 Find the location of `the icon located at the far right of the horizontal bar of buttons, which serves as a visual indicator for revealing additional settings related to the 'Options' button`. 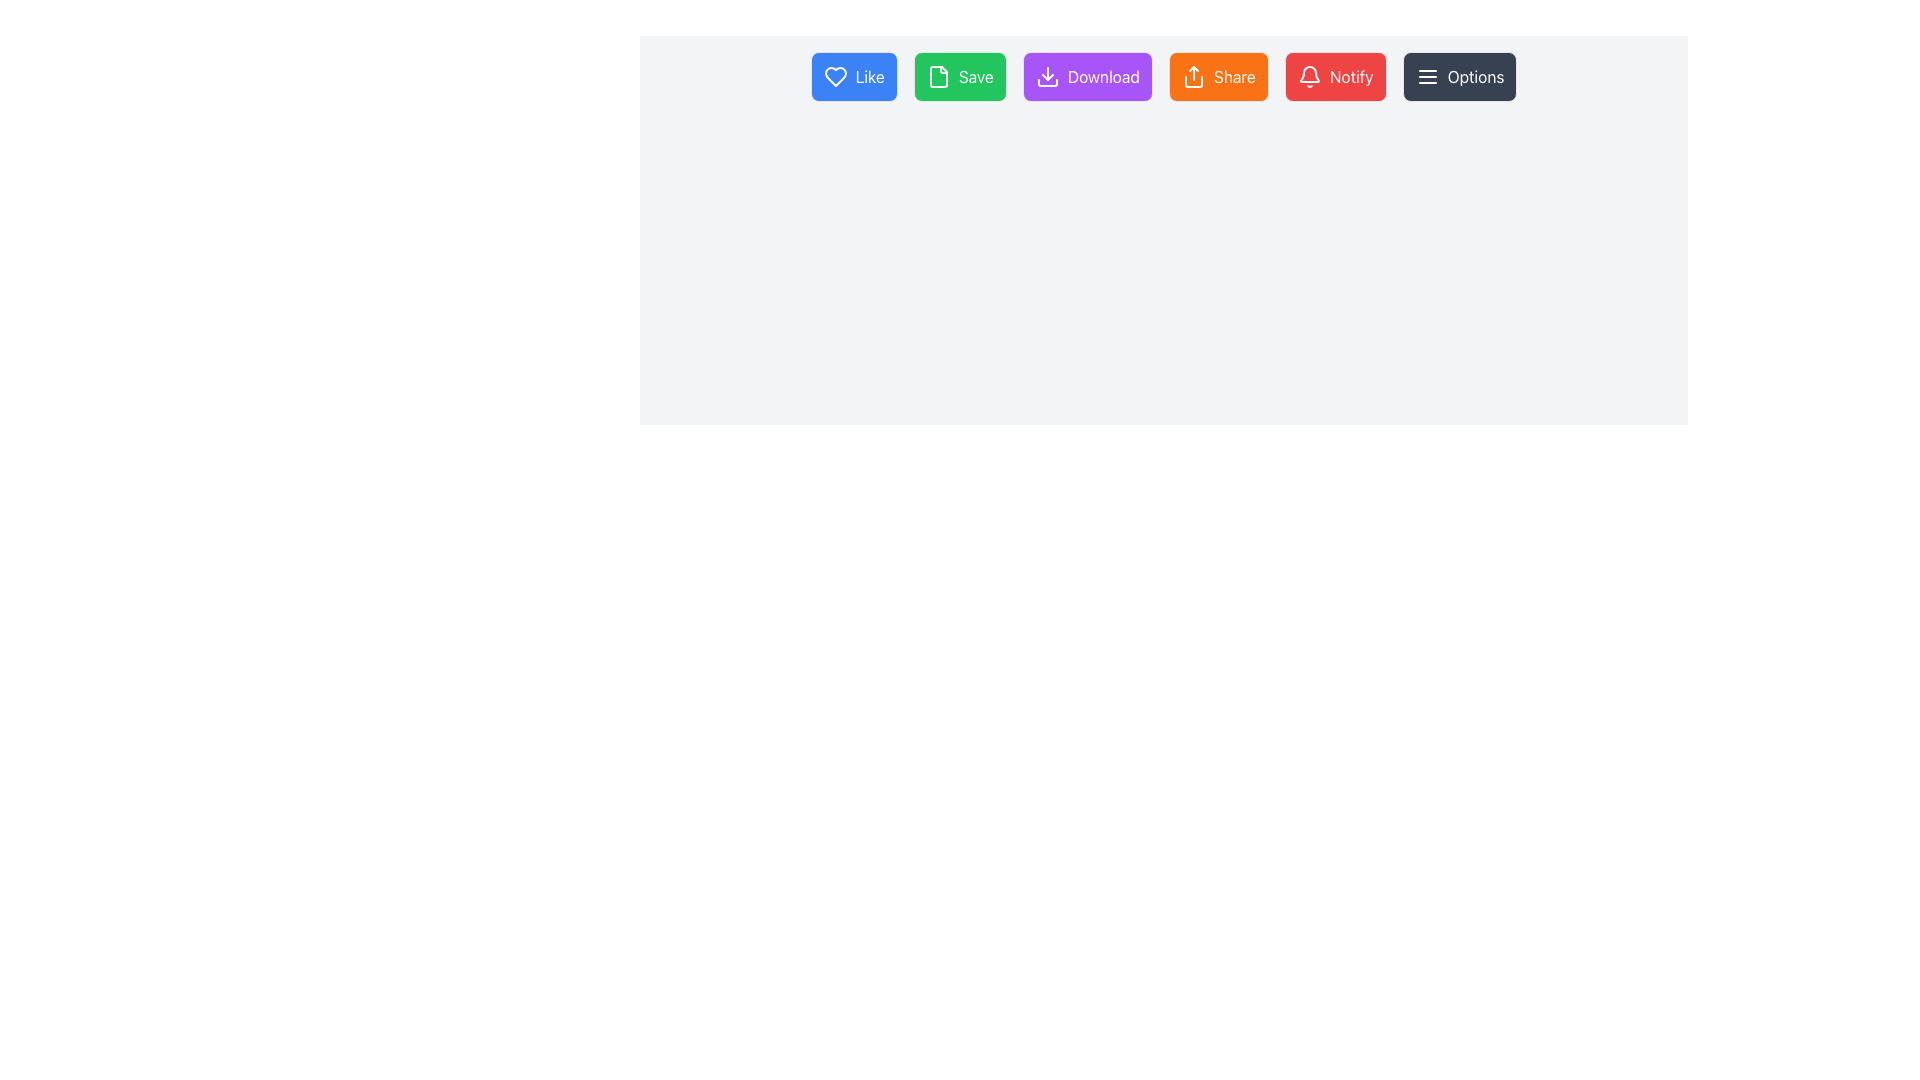

the icon located at the far right of the horizontal bar of buttons, which serves as a visual indicator for revealing additional settings related to the 'Options' button is located at coordinates (1426, 76).